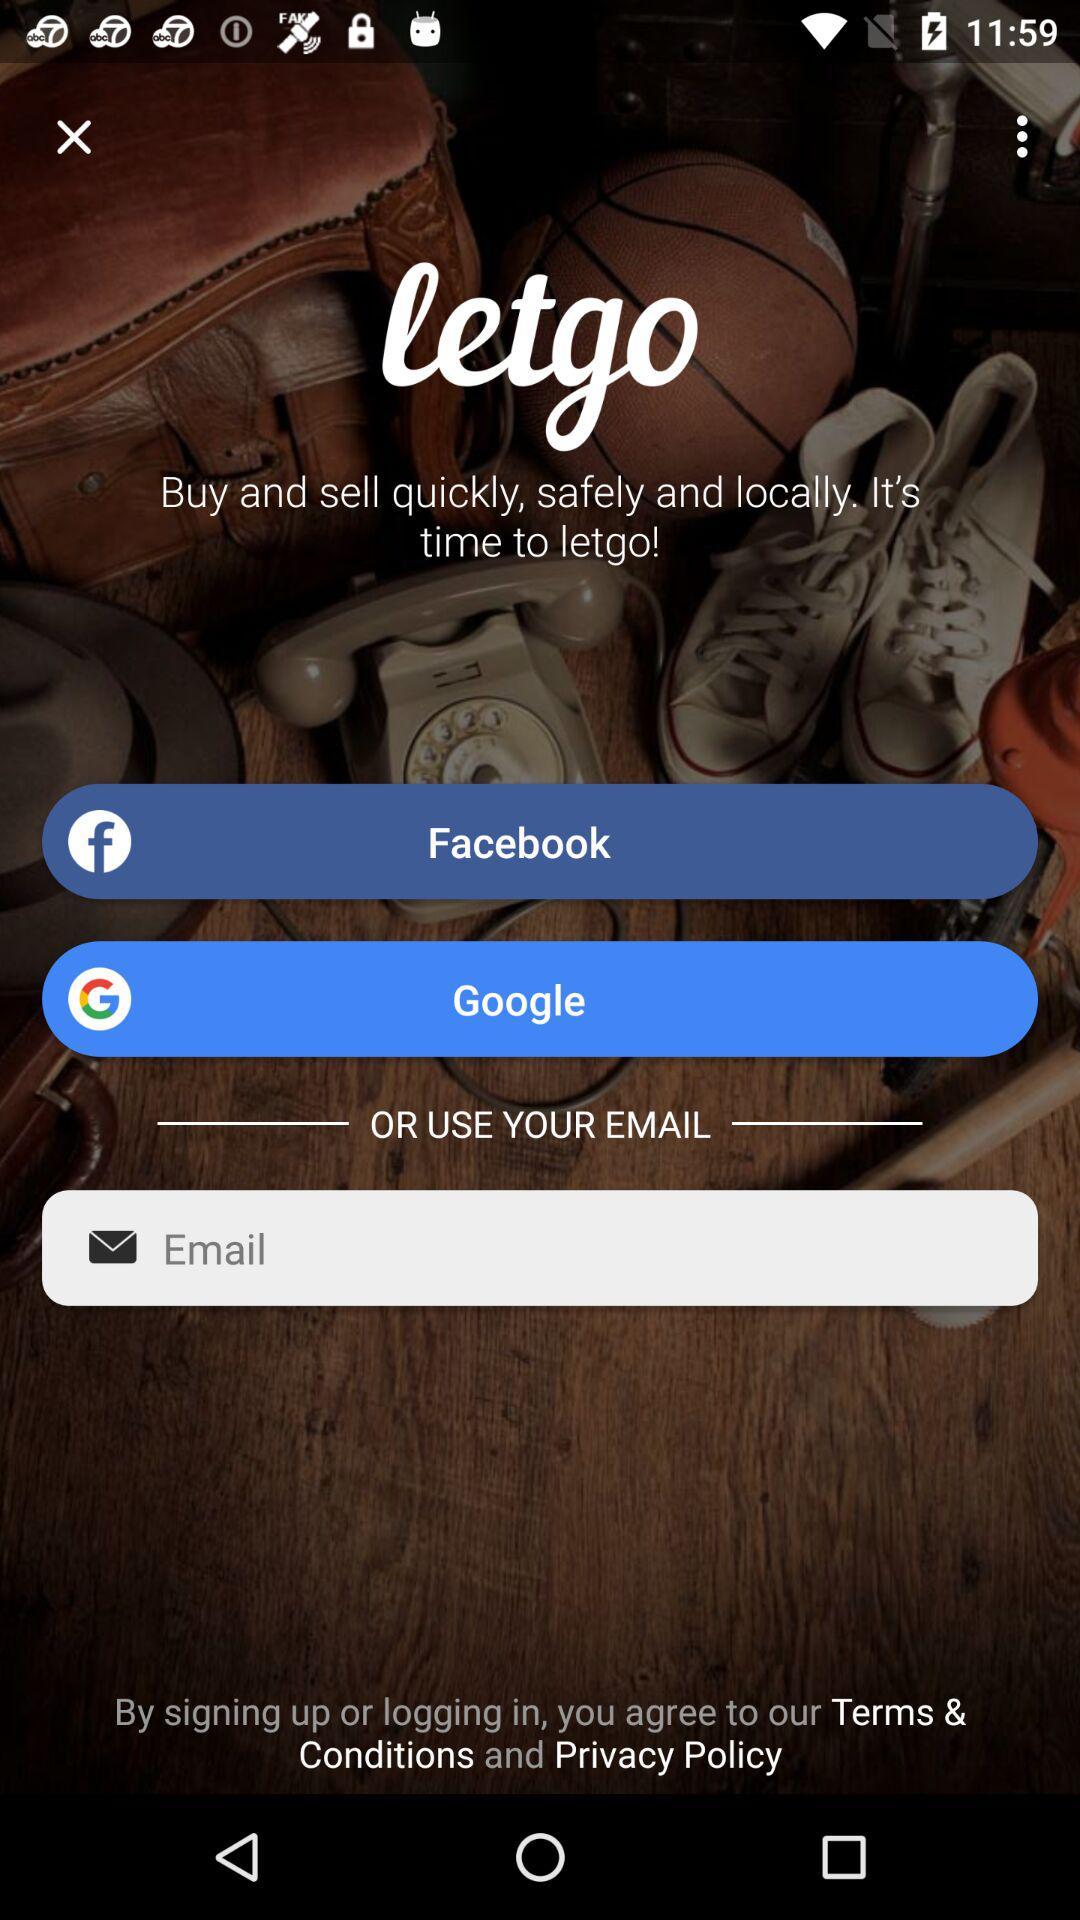 The image size is (1080, 1920). Describe the element at coordinates (1027, 135) in the screenshot. I see `the item above the facebook item` at that location.